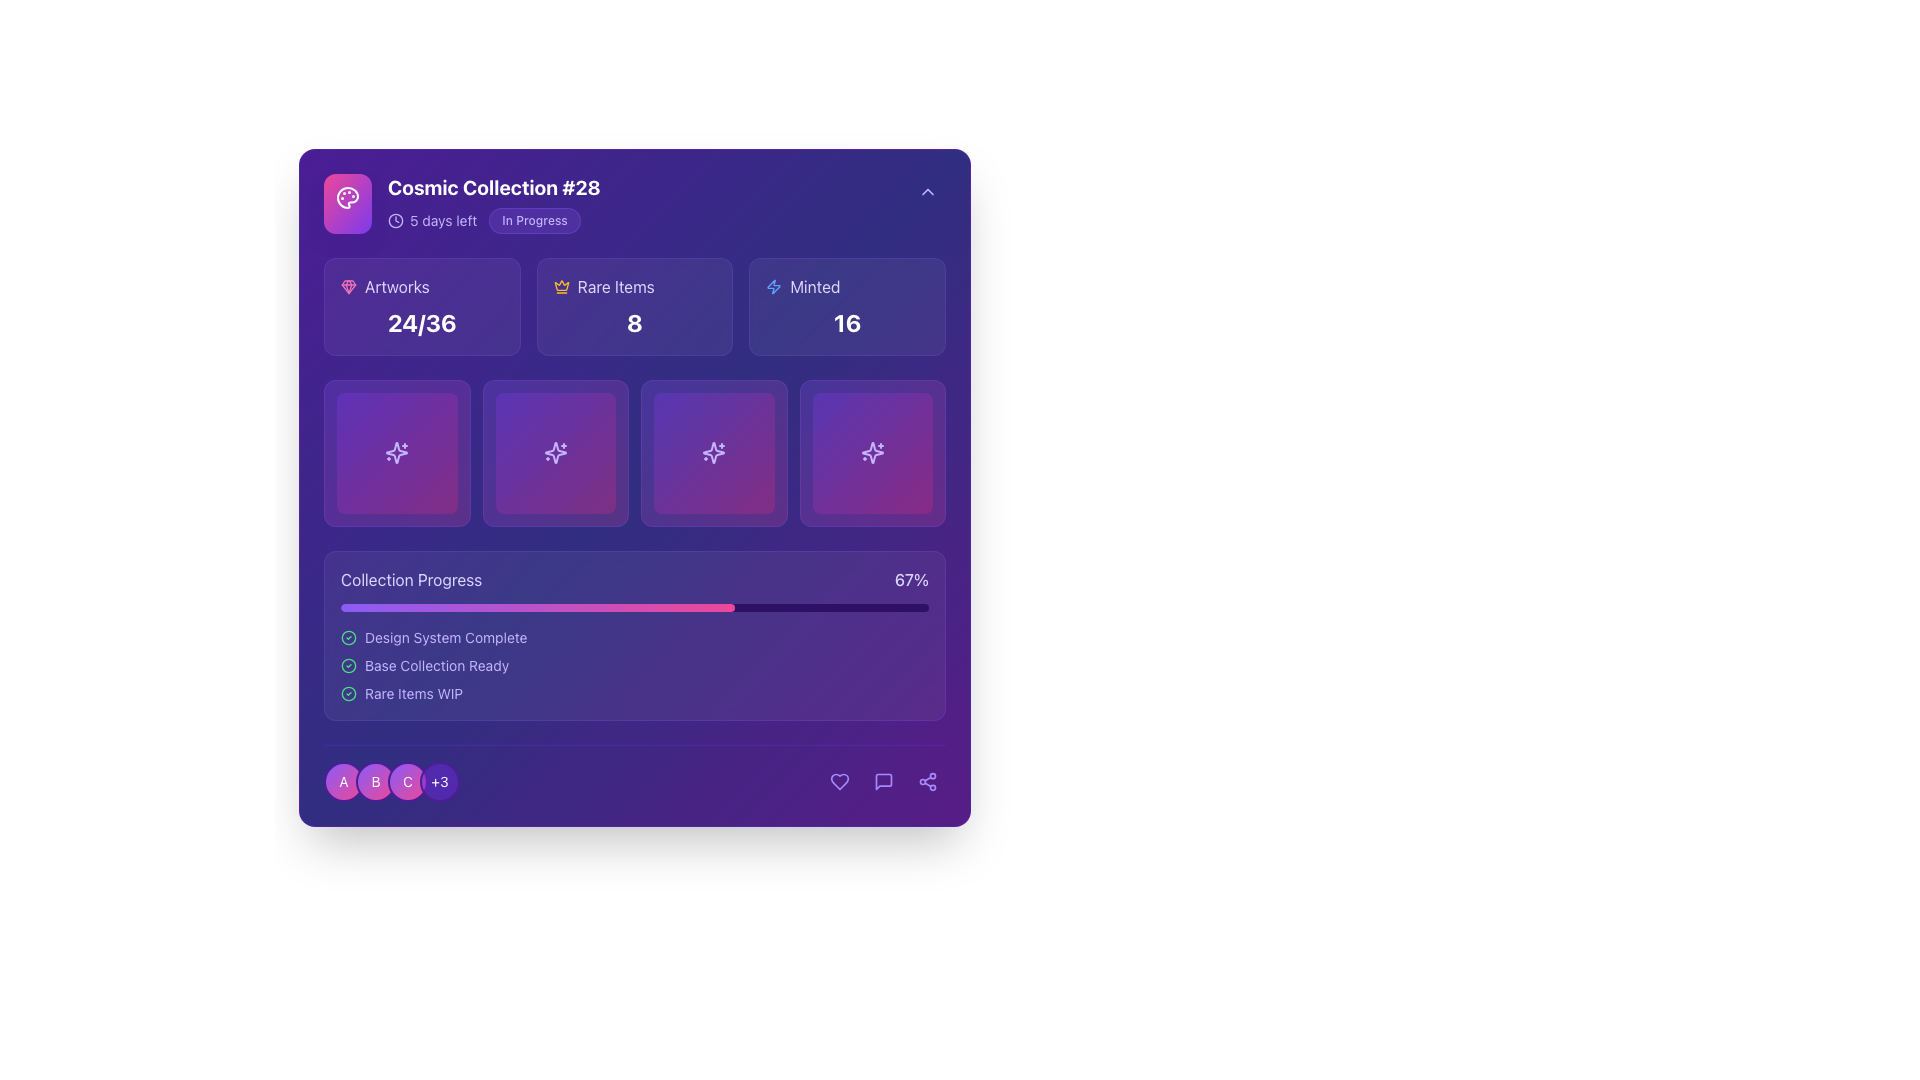  I want to click on the icon indicating the completion of the 'Design System Complete' task, which is the leftmost component in the 'Collection Progress' section, so click(349, 637).